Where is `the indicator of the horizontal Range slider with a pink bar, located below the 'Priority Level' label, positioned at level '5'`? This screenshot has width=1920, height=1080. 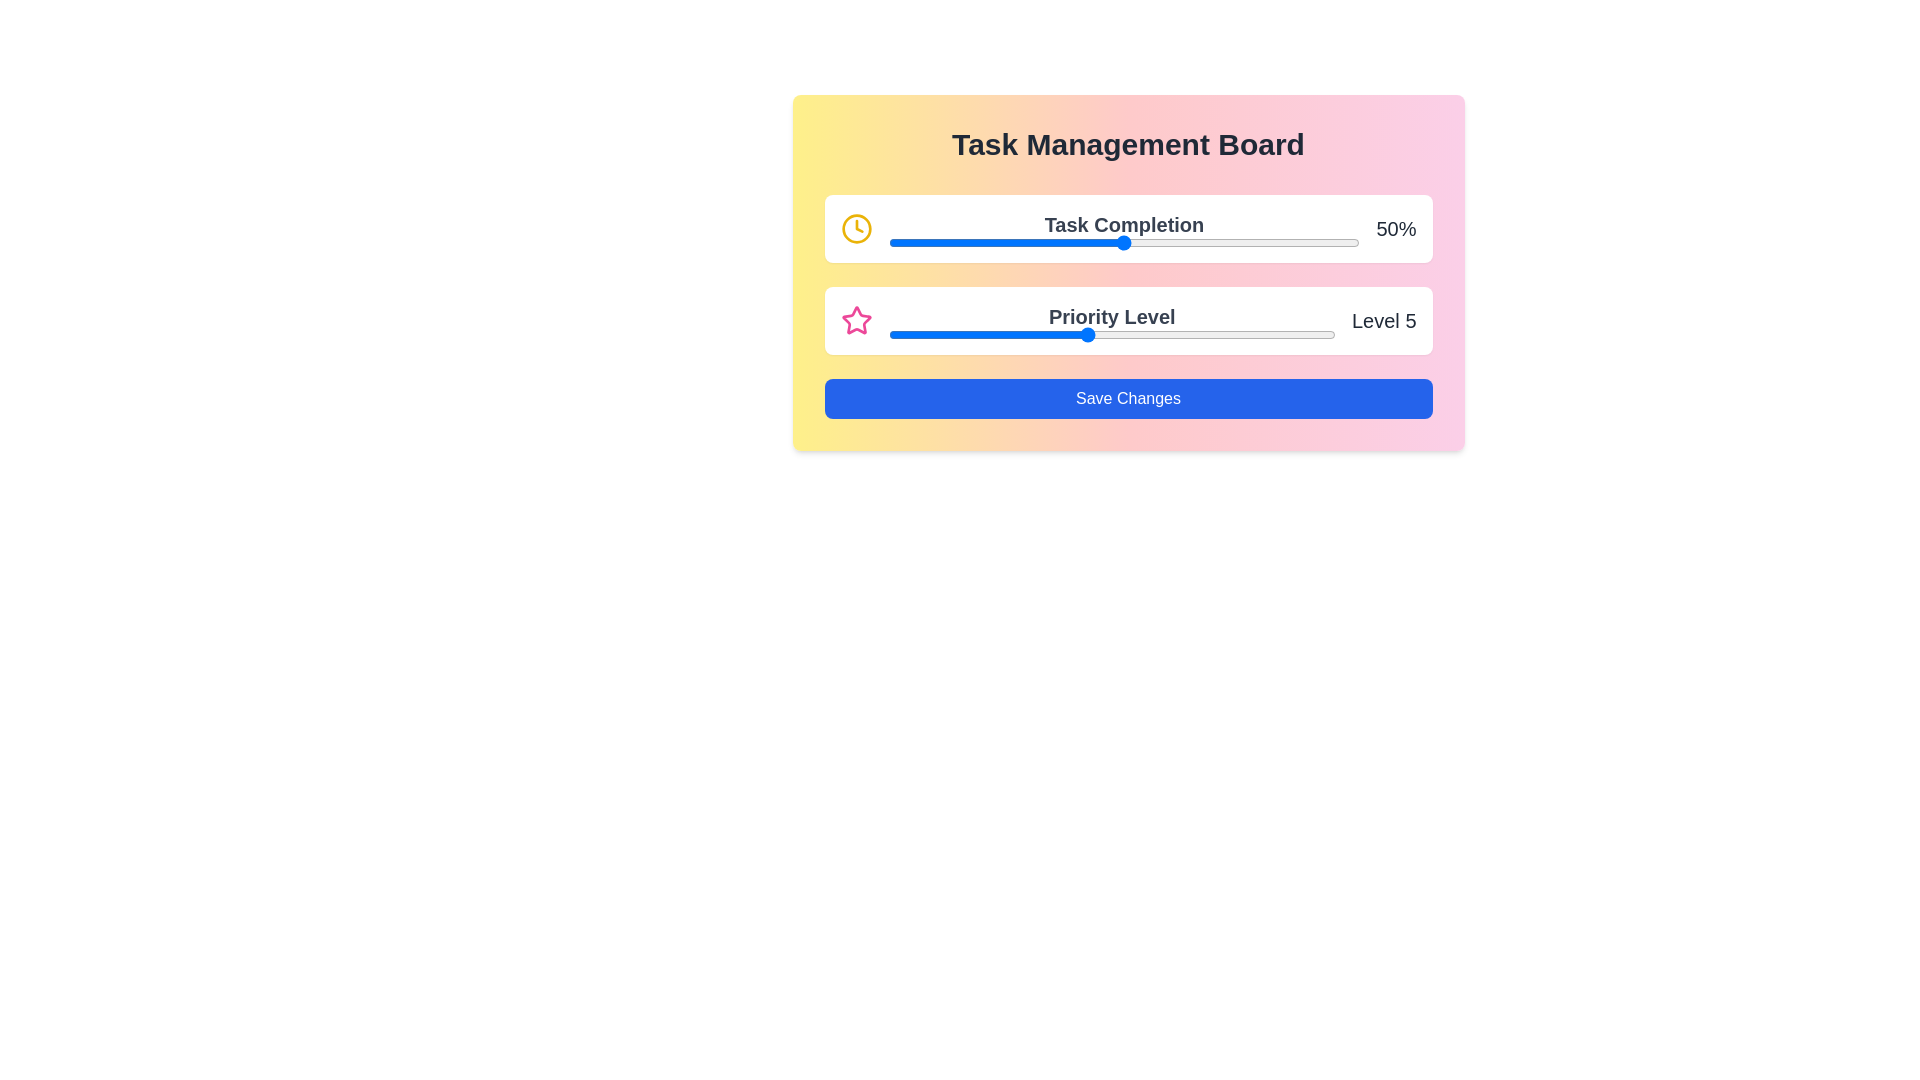 the indicator of the horizontal Range slider with a pink bar, located below the 'Priority Level' label, positioned at level '5' is located at coordinates (1111, 334).